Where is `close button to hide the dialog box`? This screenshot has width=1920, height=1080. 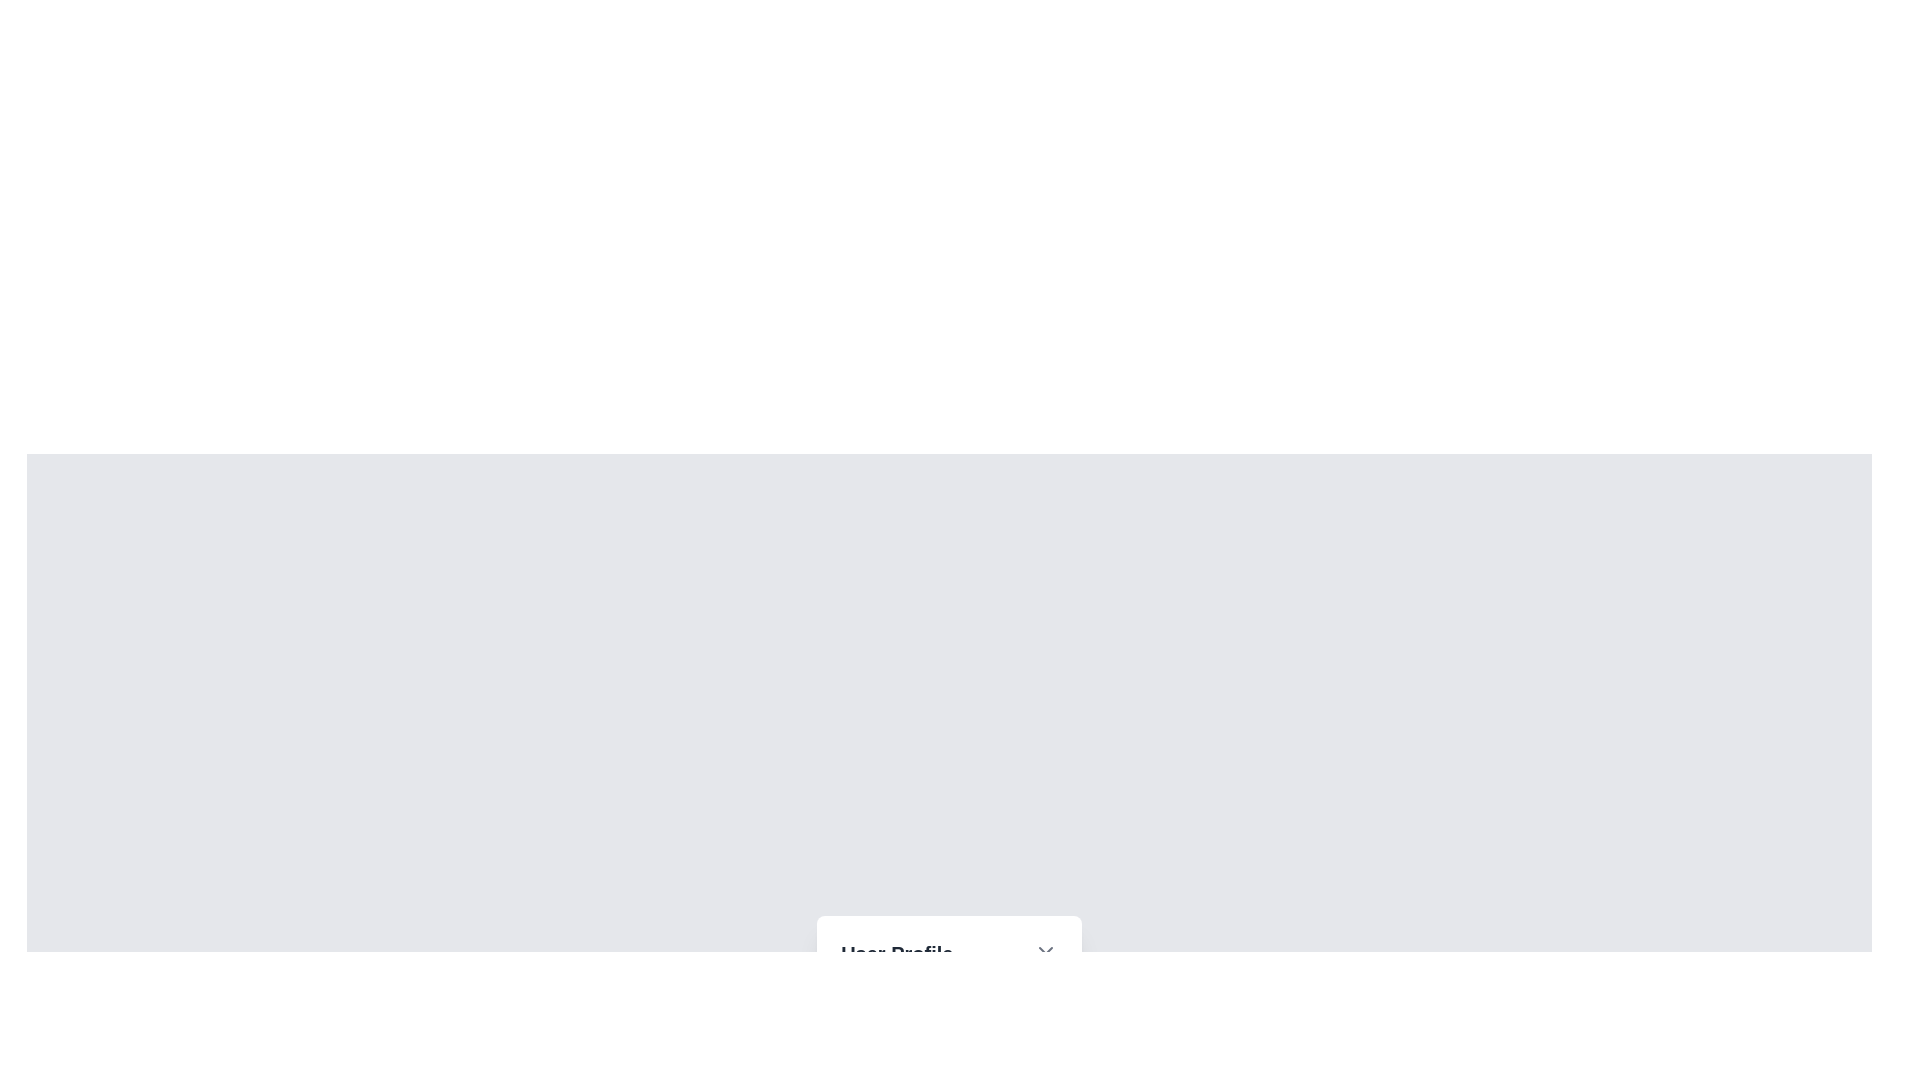 close button to hide the dialog box is located at coordinates (1044, 952).